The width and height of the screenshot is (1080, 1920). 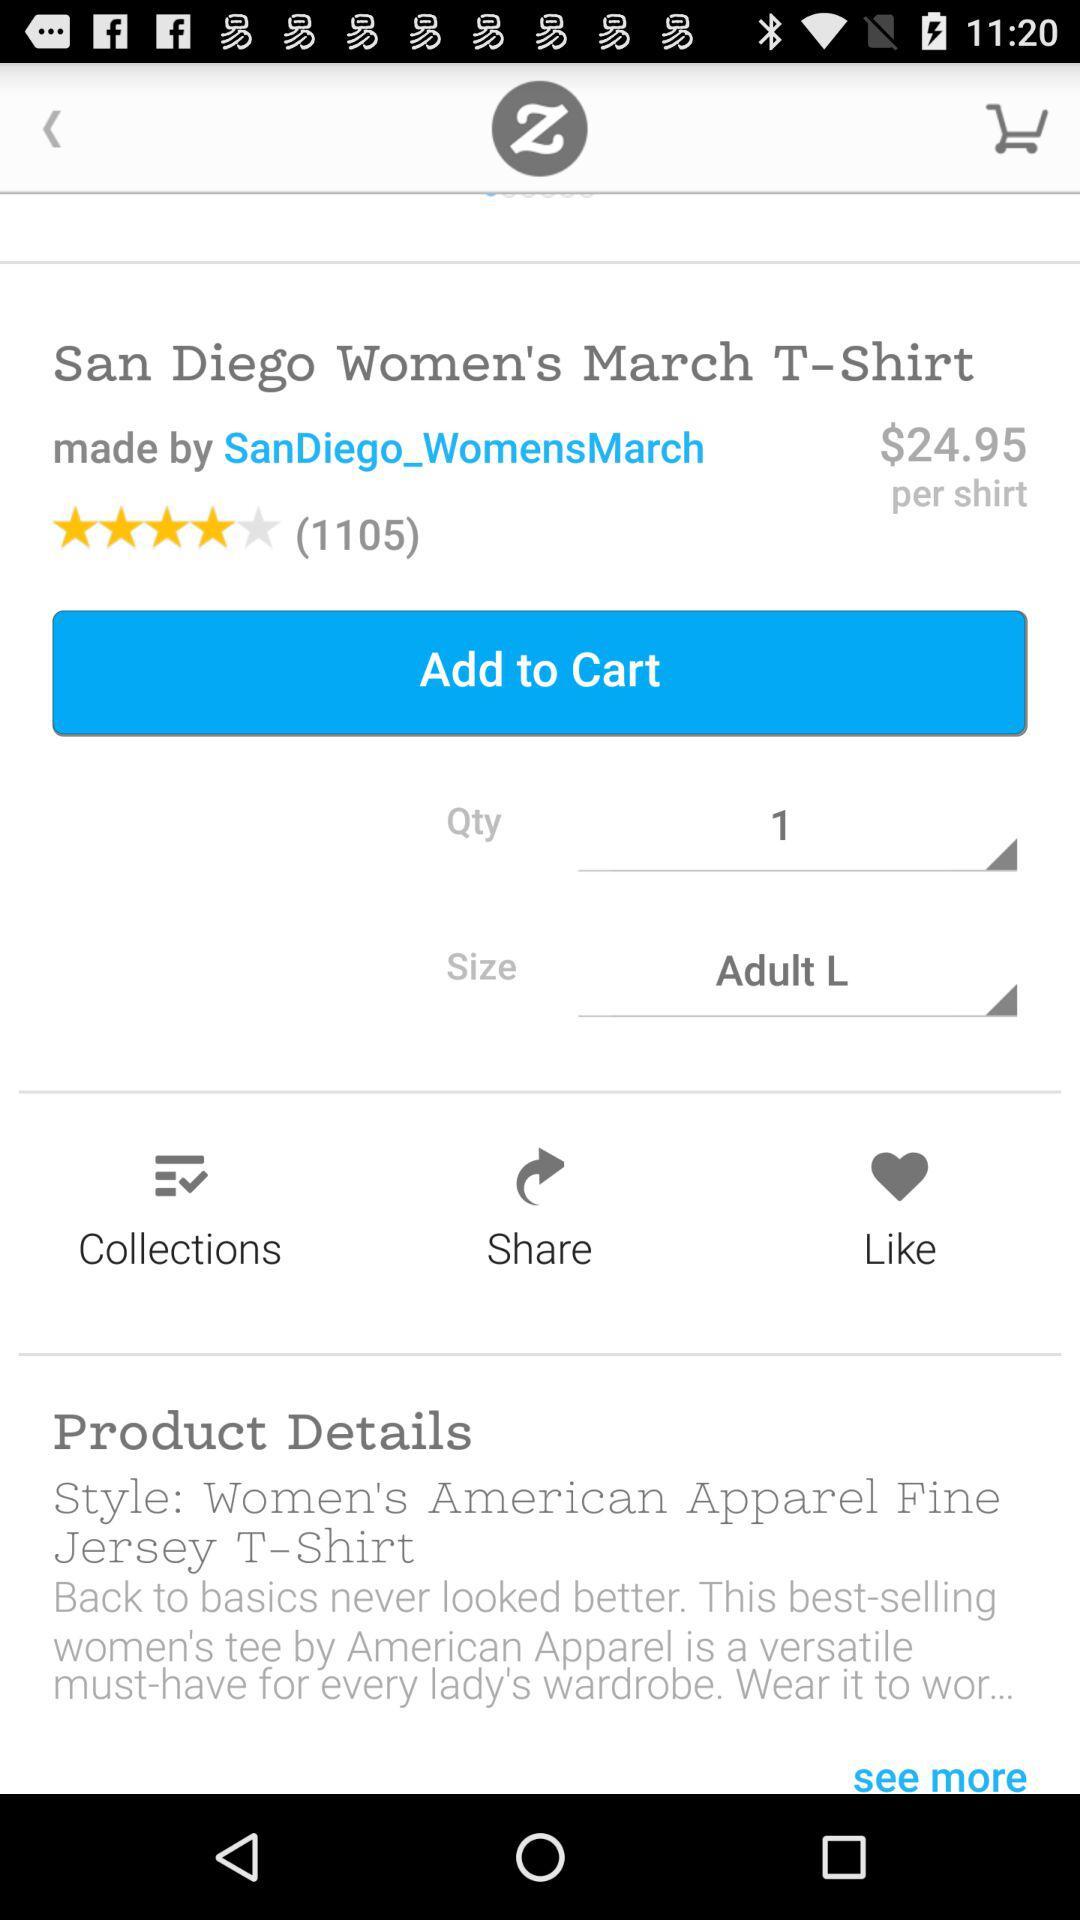 I want to click on the cart icon, so click(x=1017, y=136).